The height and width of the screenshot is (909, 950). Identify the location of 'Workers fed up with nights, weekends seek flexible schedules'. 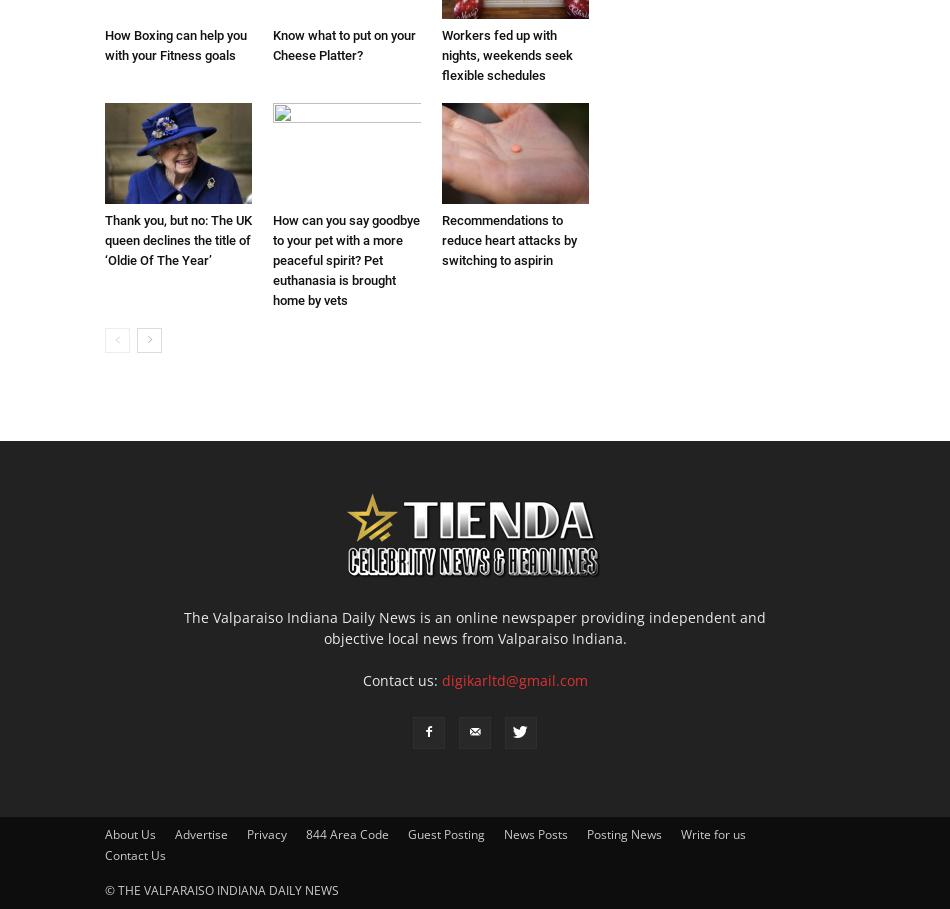
(506, 54).